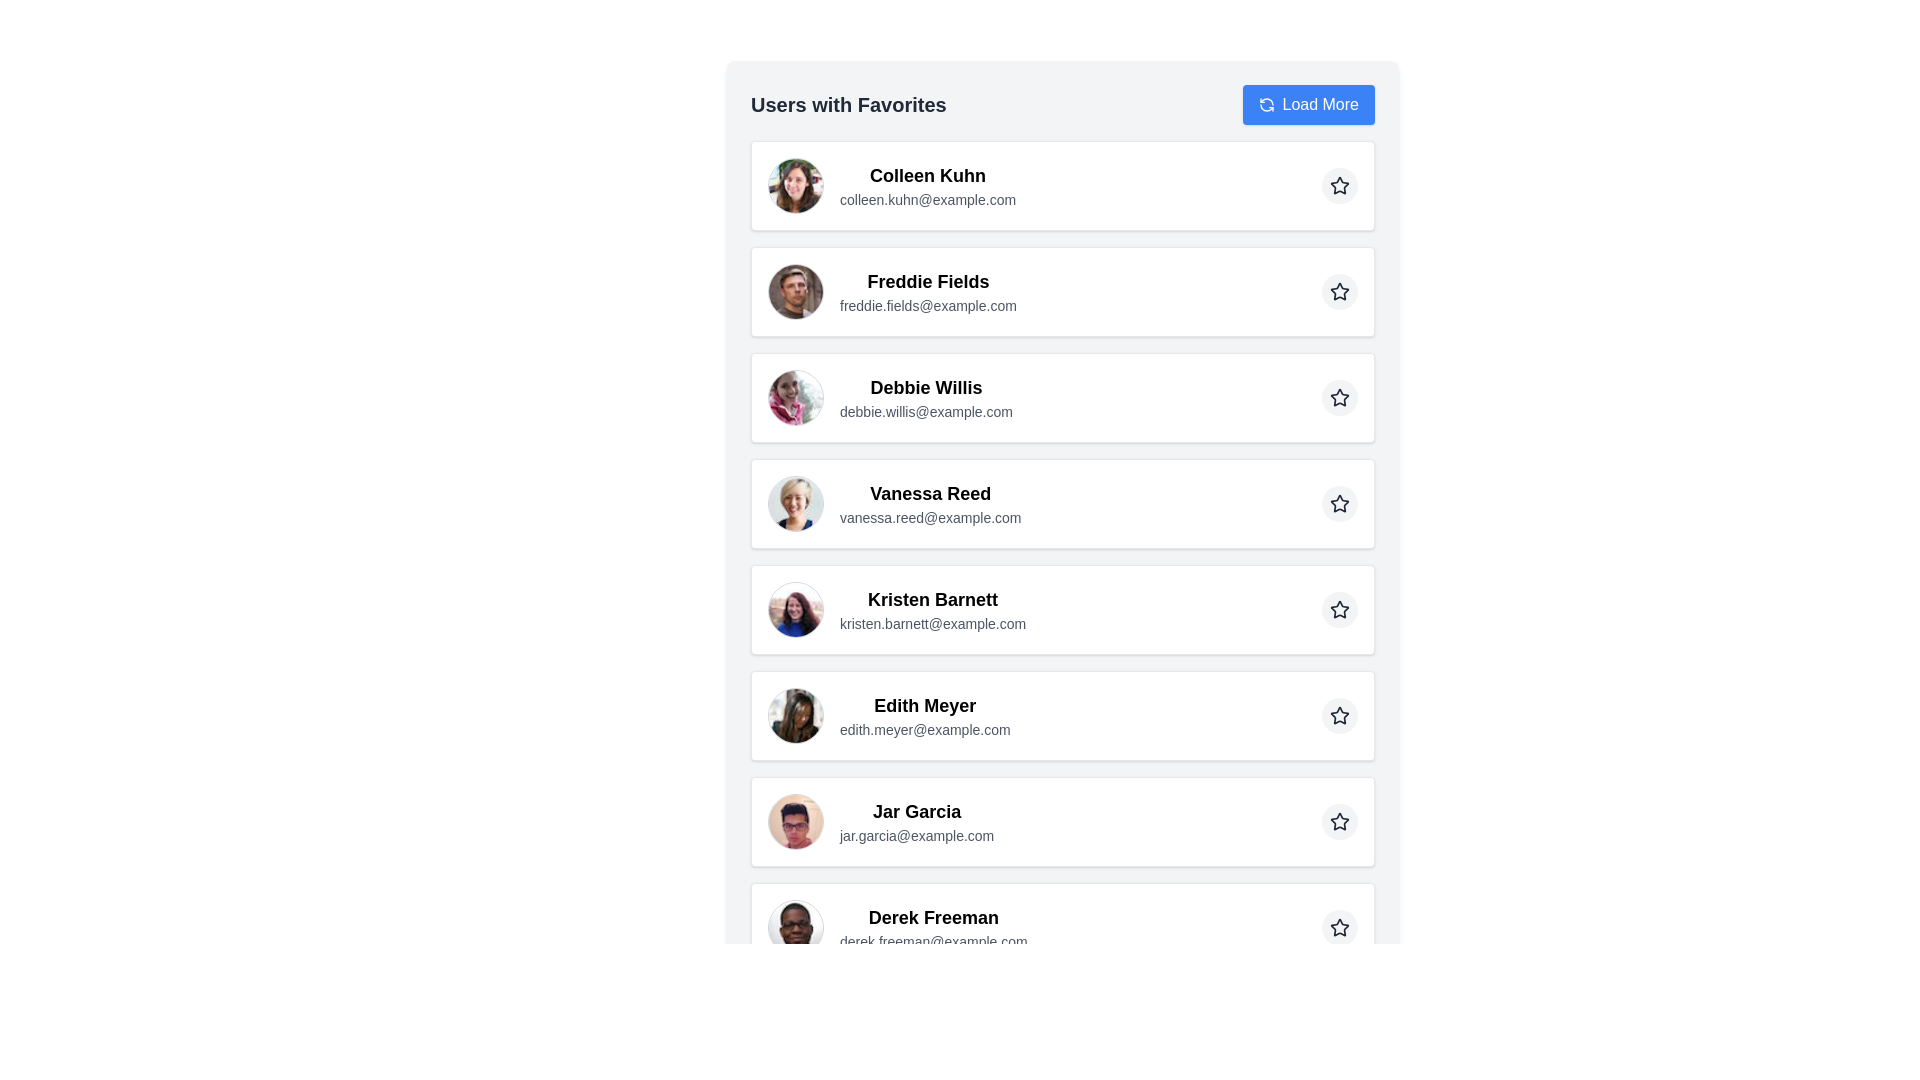  What do you see at coordinates (1339, 185) in the screenshot?
I see `the star icon button with a hollow center and gray stroke outline, located in the topmost row of the user list to the far-right side` at bounding box center [1339, 185].